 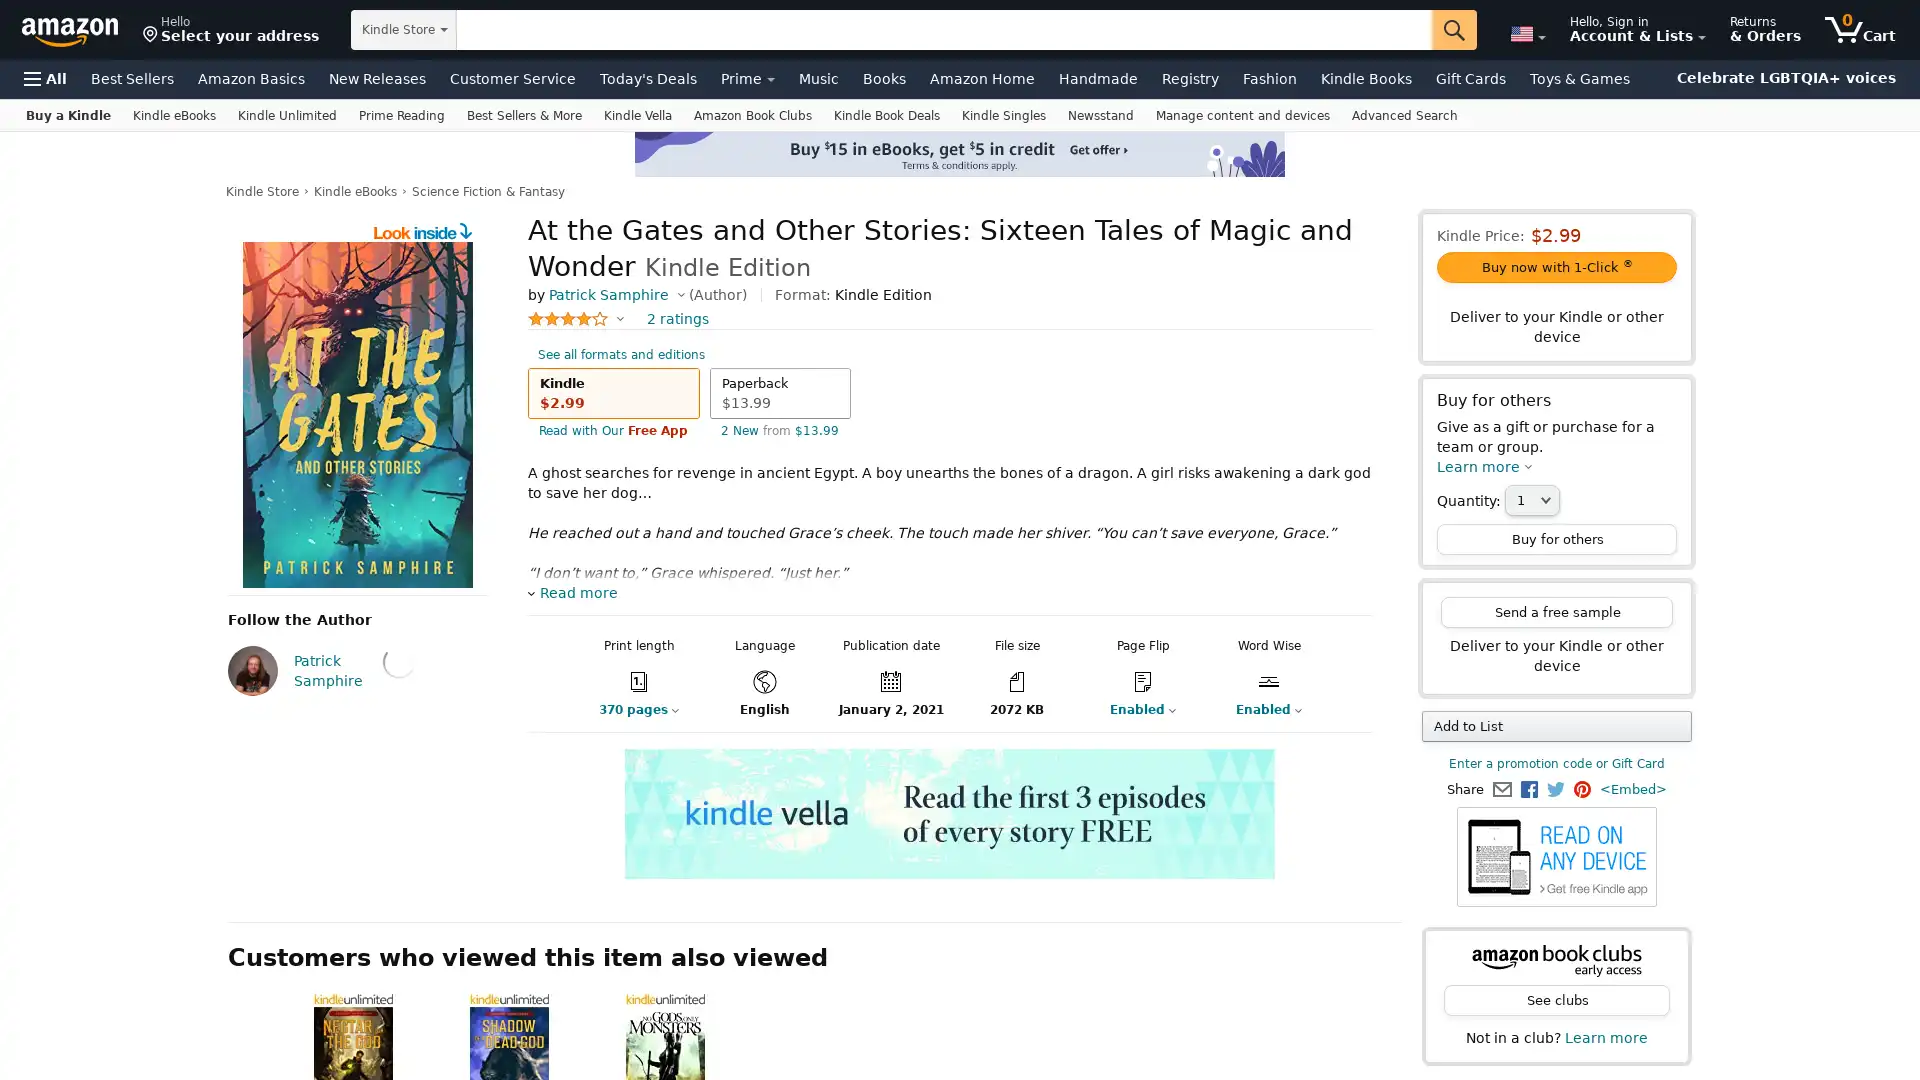 I want to click on Send a free sample, so click(x=1555, y=611).